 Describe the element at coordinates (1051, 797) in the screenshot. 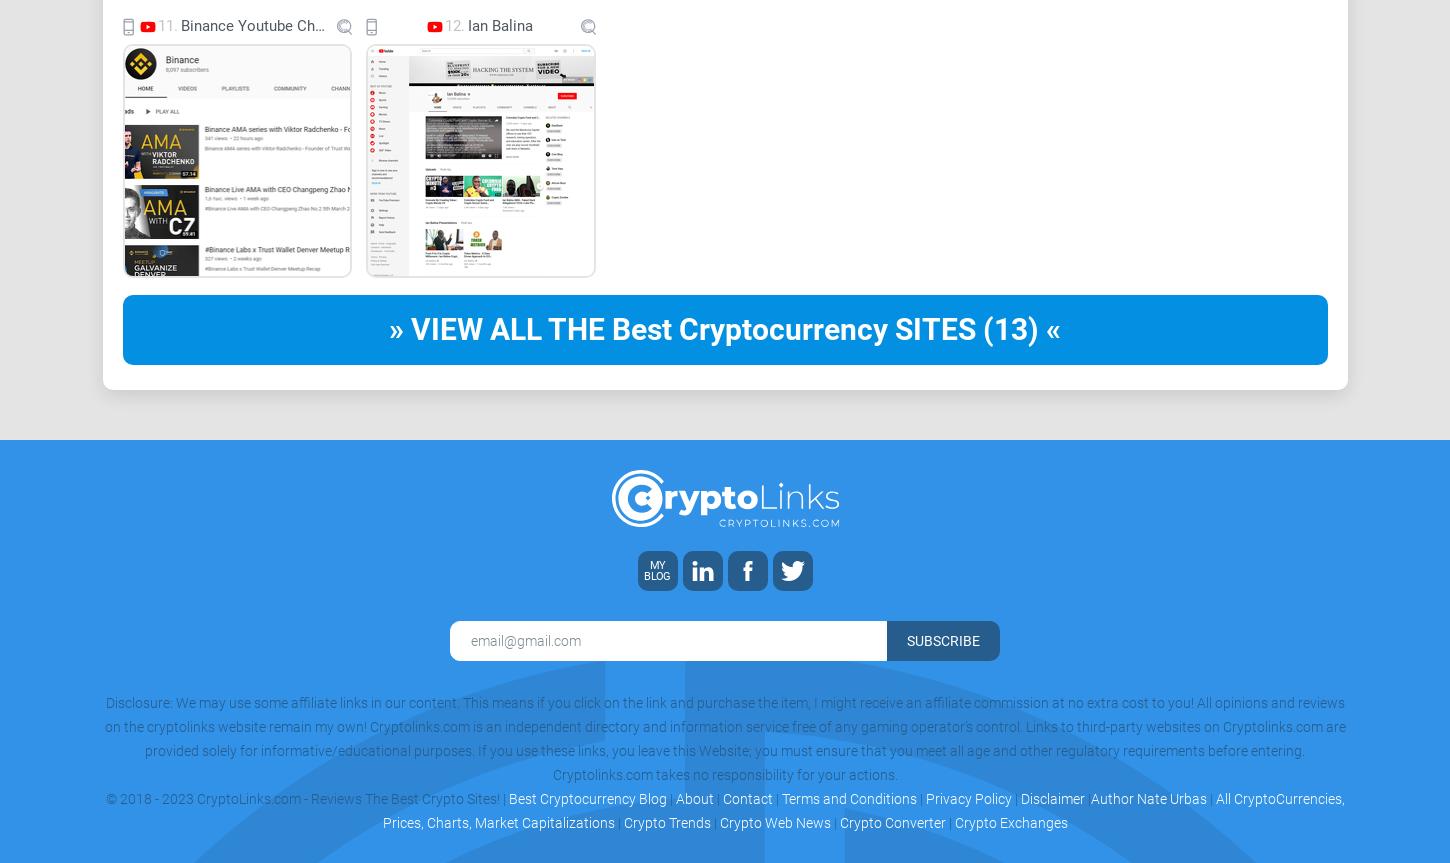

I see `'Disclaimer'` at that location.